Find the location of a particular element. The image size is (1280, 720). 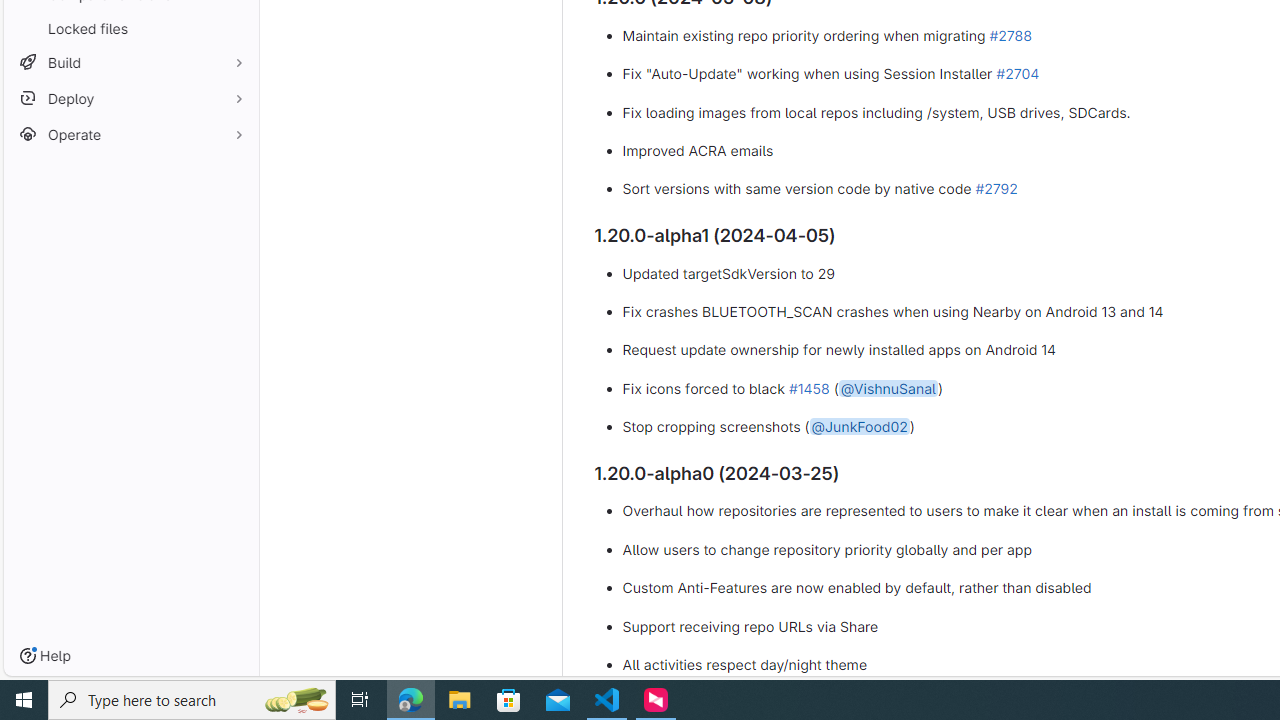

'#2704' is located at coordinates (1017, 72).